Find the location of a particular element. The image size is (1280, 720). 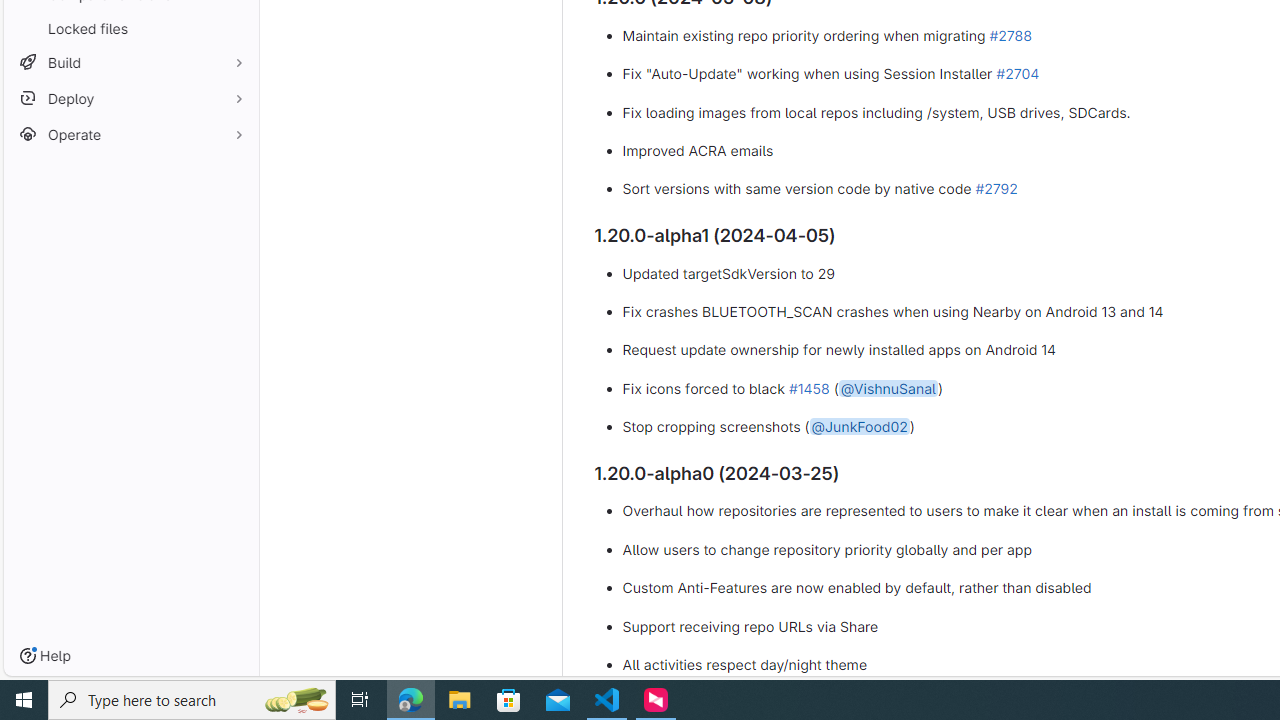

'#2704' is located at coordinates (1017, 72).